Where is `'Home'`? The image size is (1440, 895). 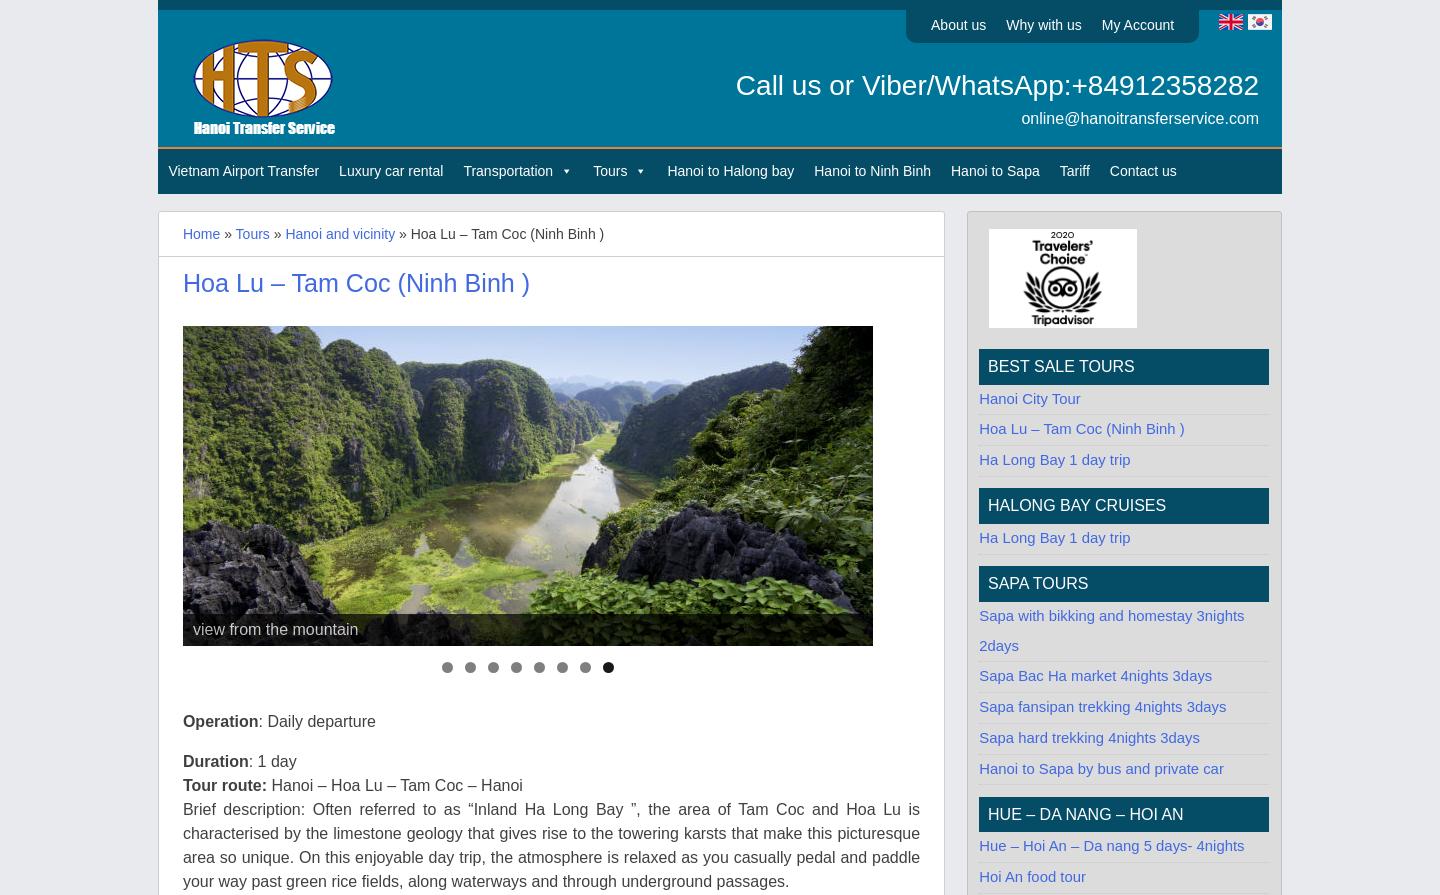 'Home' is located at coordinates (201, 232).